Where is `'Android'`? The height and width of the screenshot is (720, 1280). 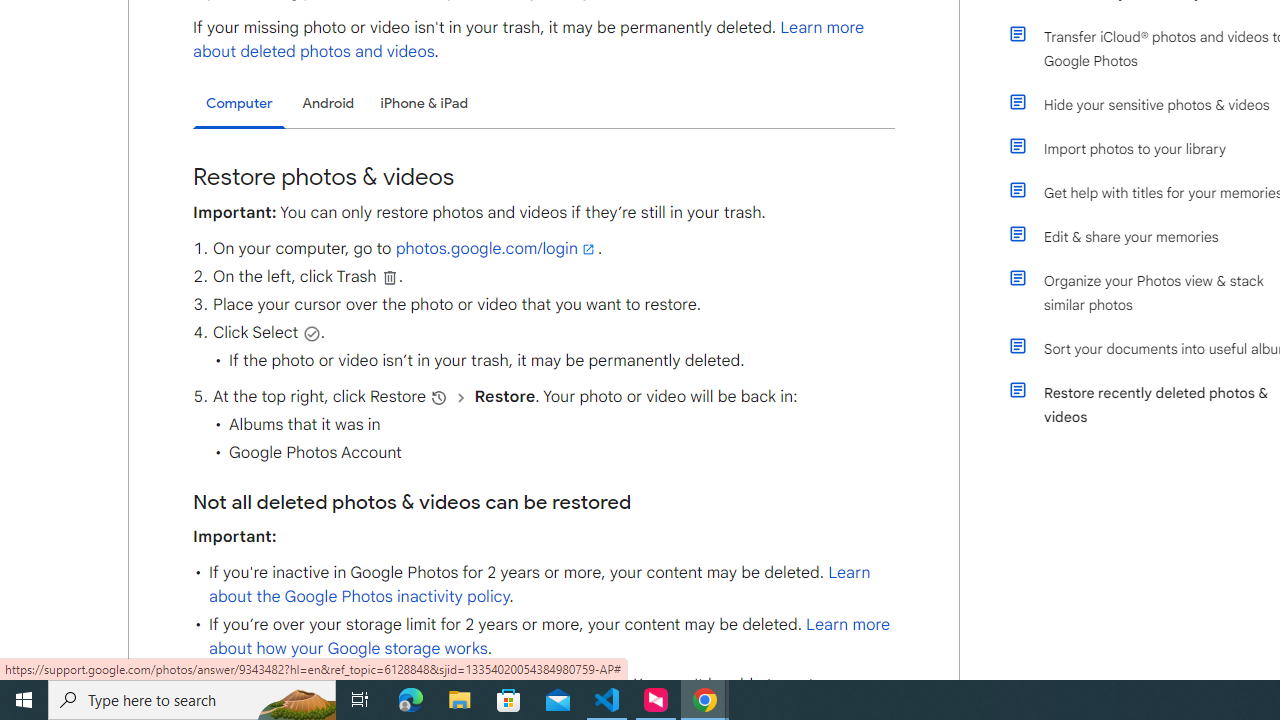 'Android' is located at coordinates (328, 103).